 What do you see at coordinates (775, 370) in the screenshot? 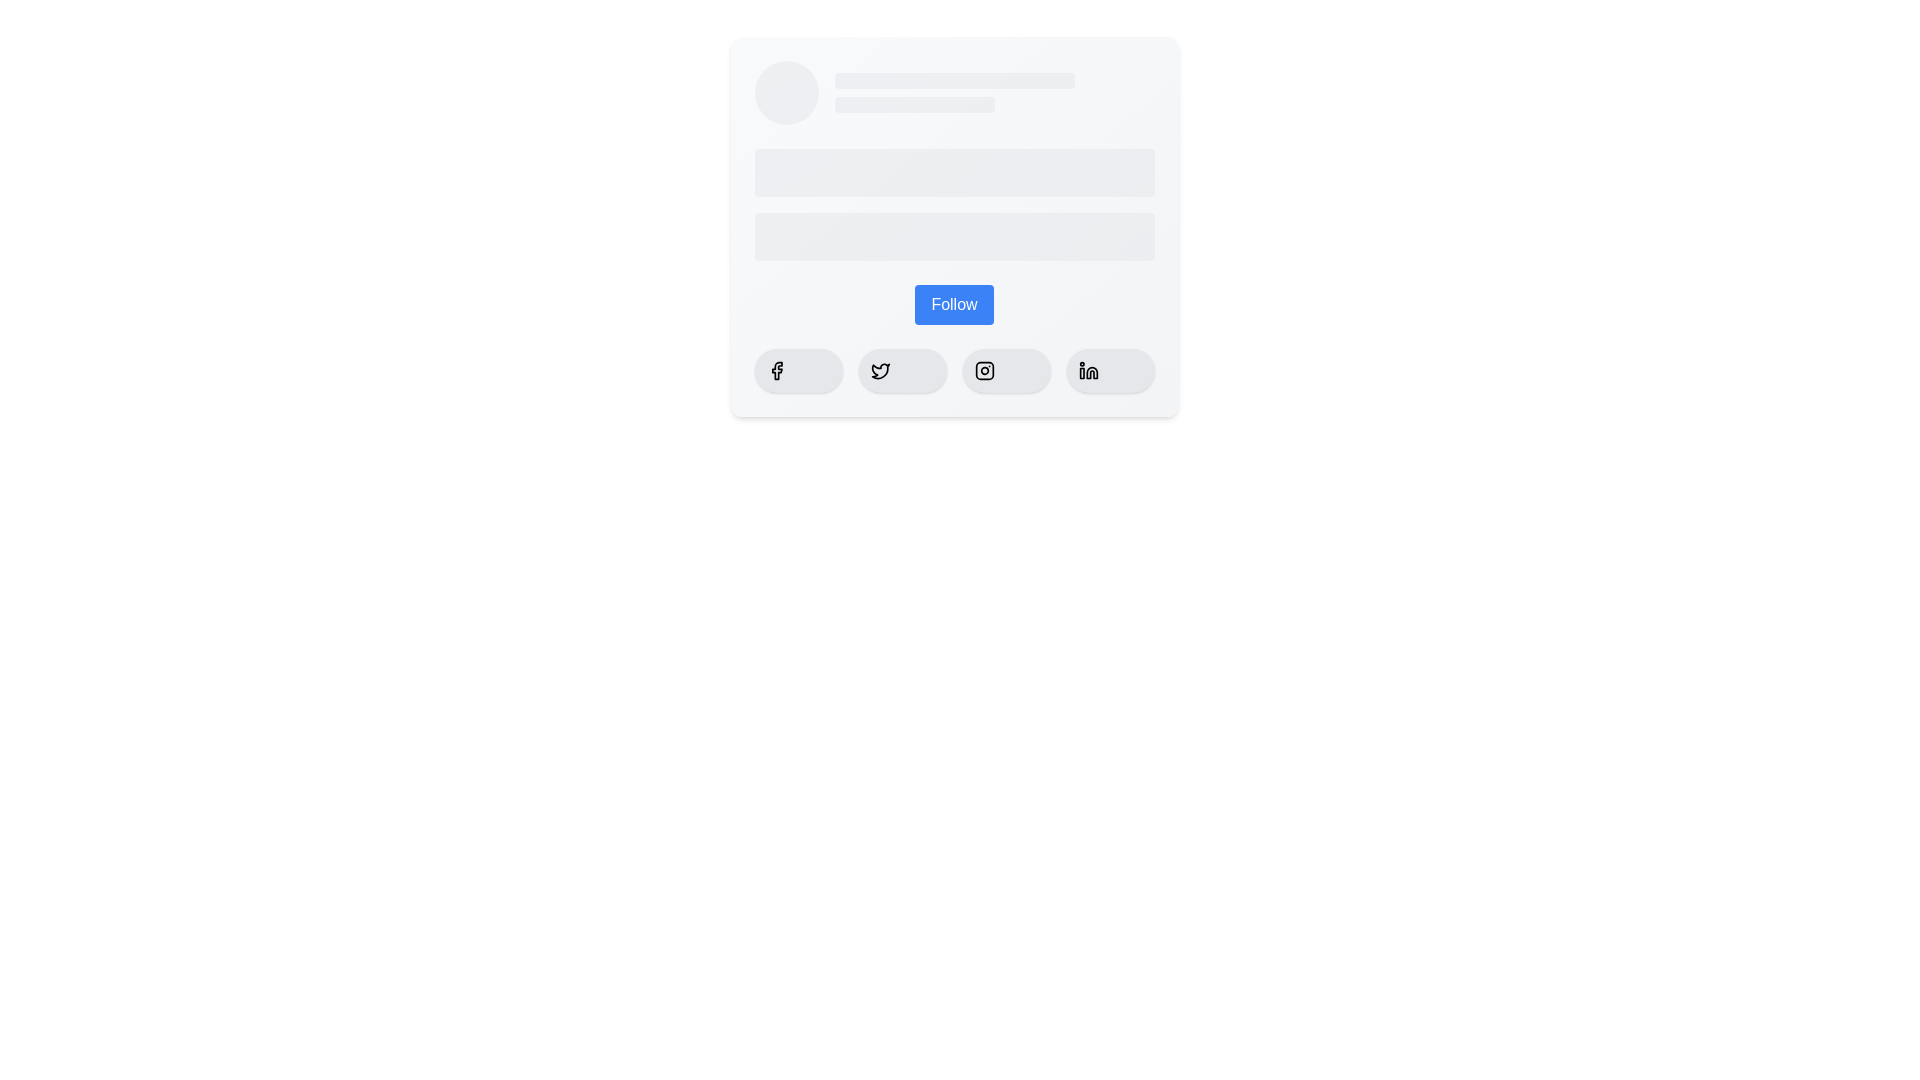
I see `the first circular button in the row of social media icons` at bounding box center [775, 370].